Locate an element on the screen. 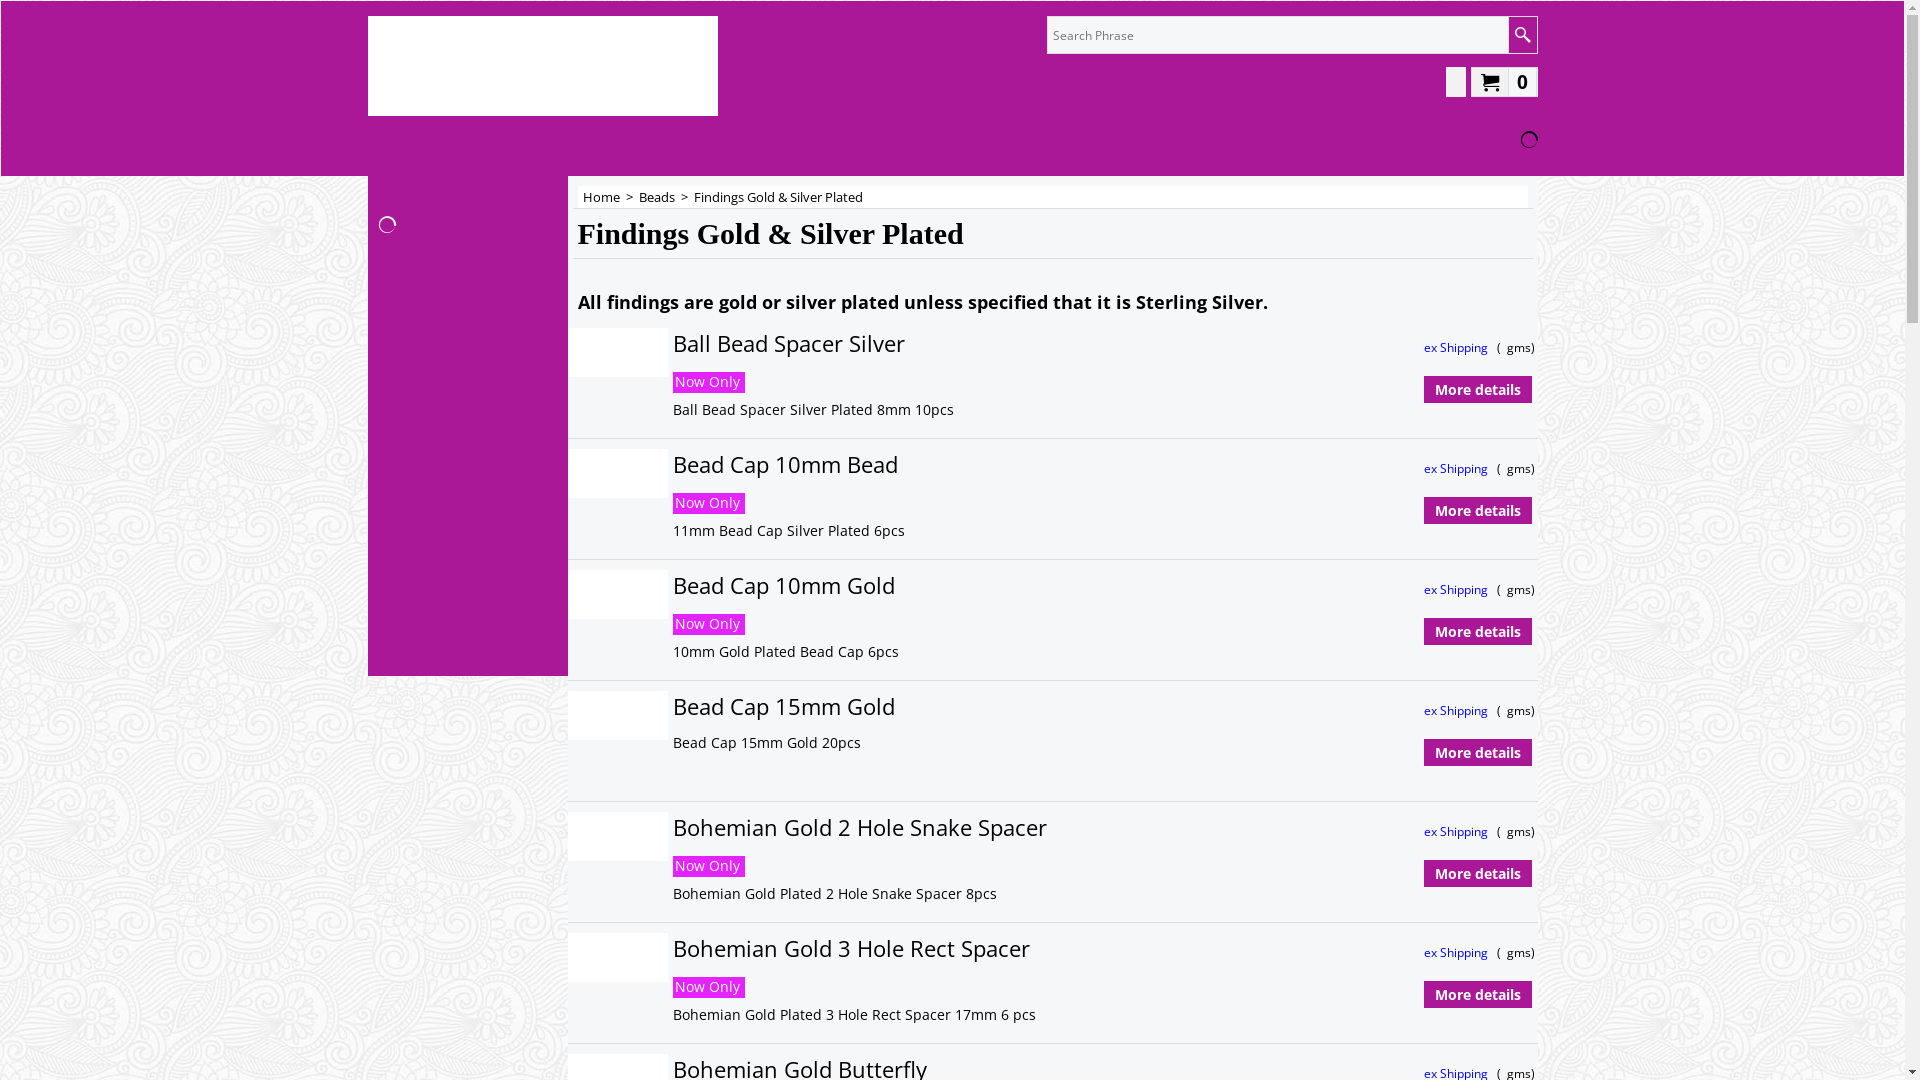 Image resolution: width=1920 pixels, height=1080 pixels. 'Find' is located at coordinates (1521, 34).